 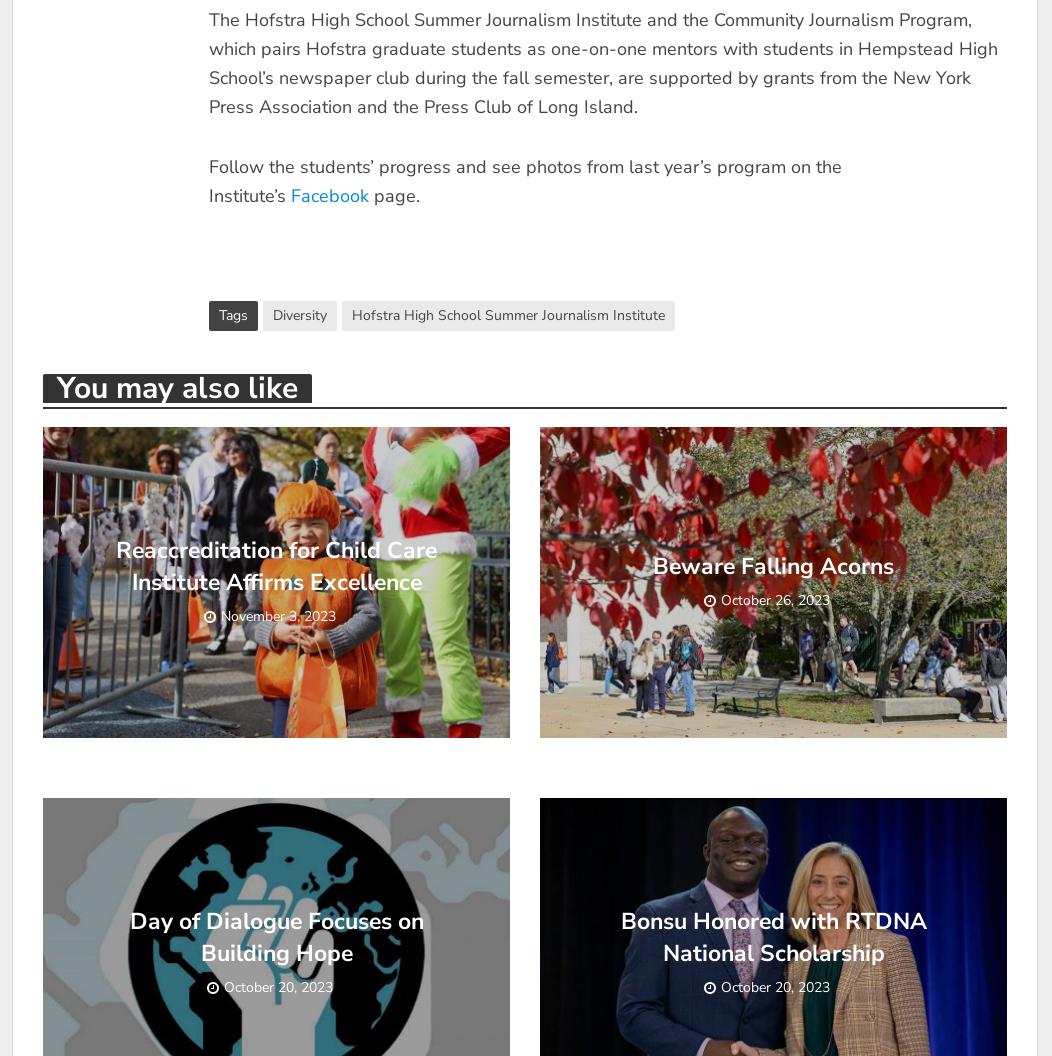 I want to click on 'The Hofstra High School Summer Journalism Institute and the Community Journalism Program, which pairs Hofstra graduate students as one-on-one mentors with students in Hempstead High School’s newspaper club during the fall semester, are supported by grants from the New York Press Association and the Press Club of Long Island.', so click(x=601, y=63).